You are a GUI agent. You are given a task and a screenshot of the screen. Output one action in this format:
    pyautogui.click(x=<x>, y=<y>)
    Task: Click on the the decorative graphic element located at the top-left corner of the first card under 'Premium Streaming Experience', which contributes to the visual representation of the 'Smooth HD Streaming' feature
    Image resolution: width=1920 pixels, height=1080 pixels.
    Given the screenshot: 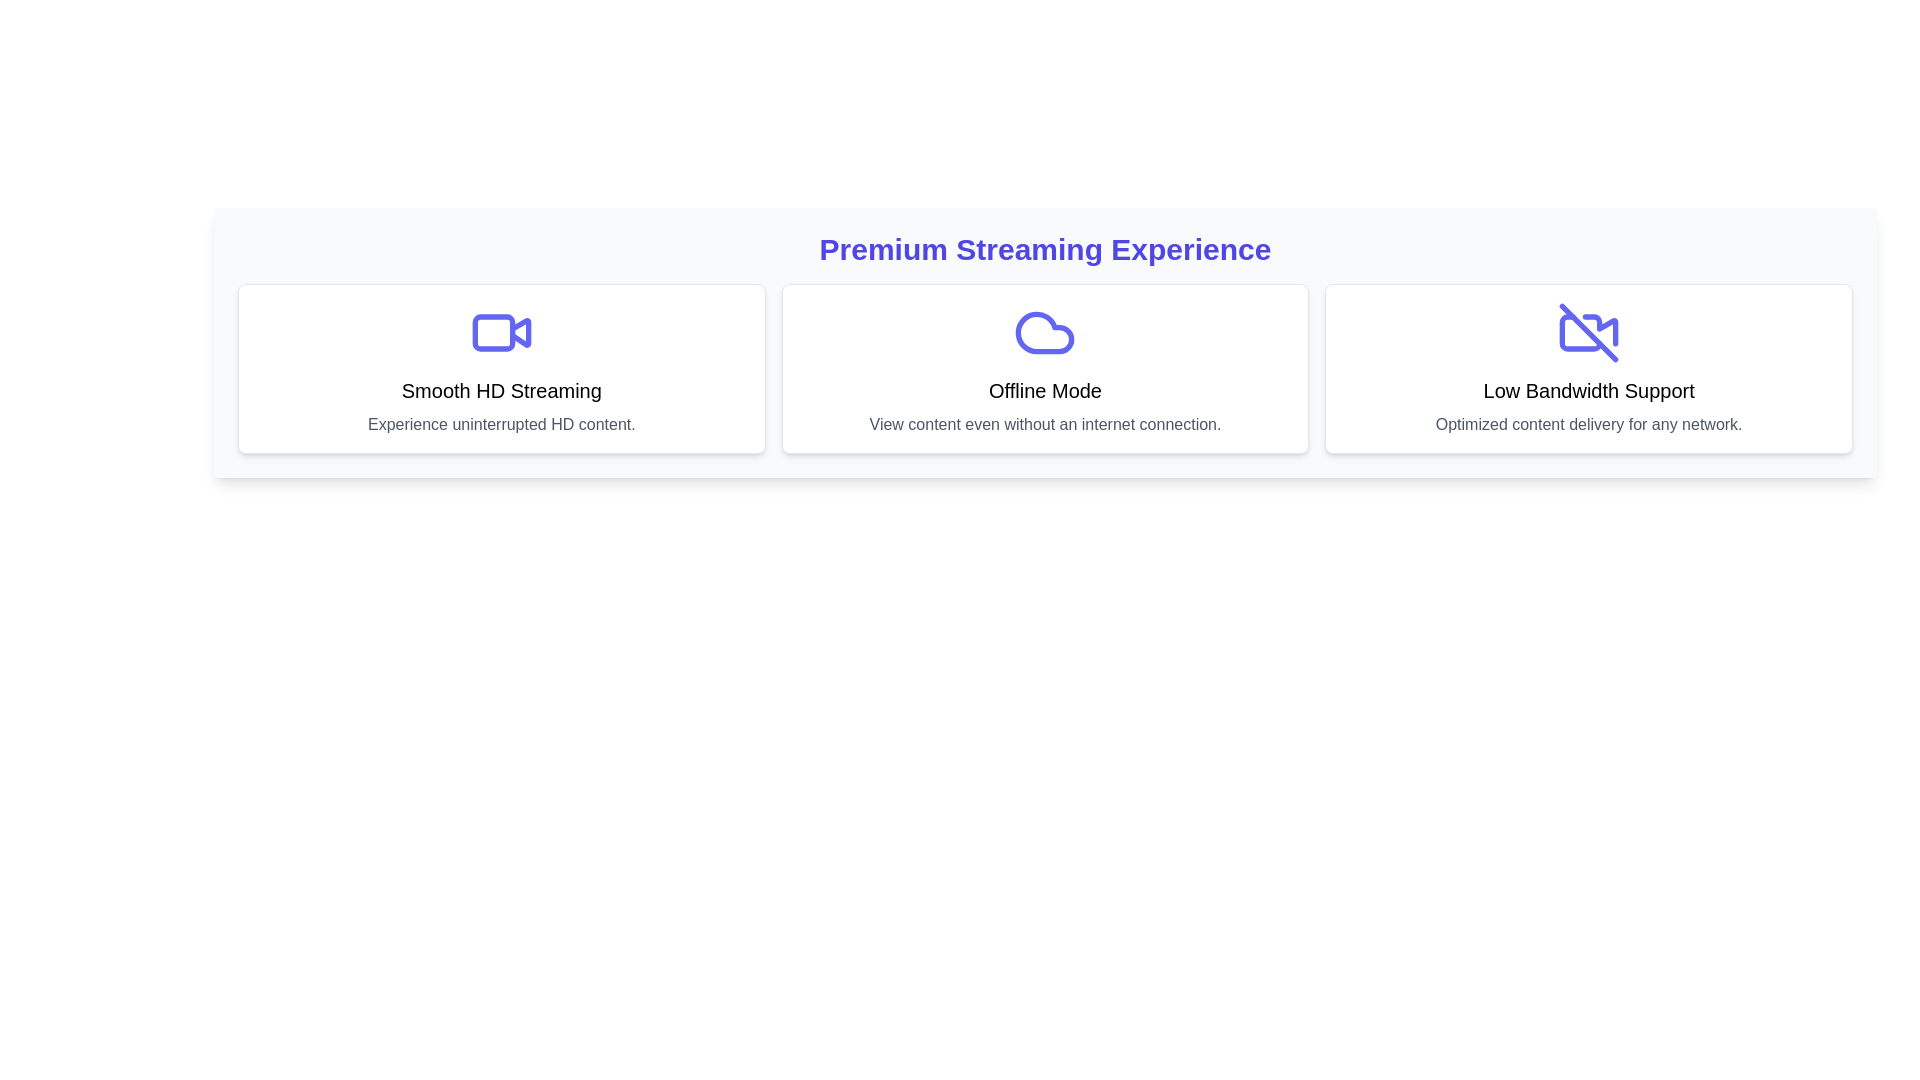 What is the action you would take?
    pyautogui.click(x=493, y=331)
    